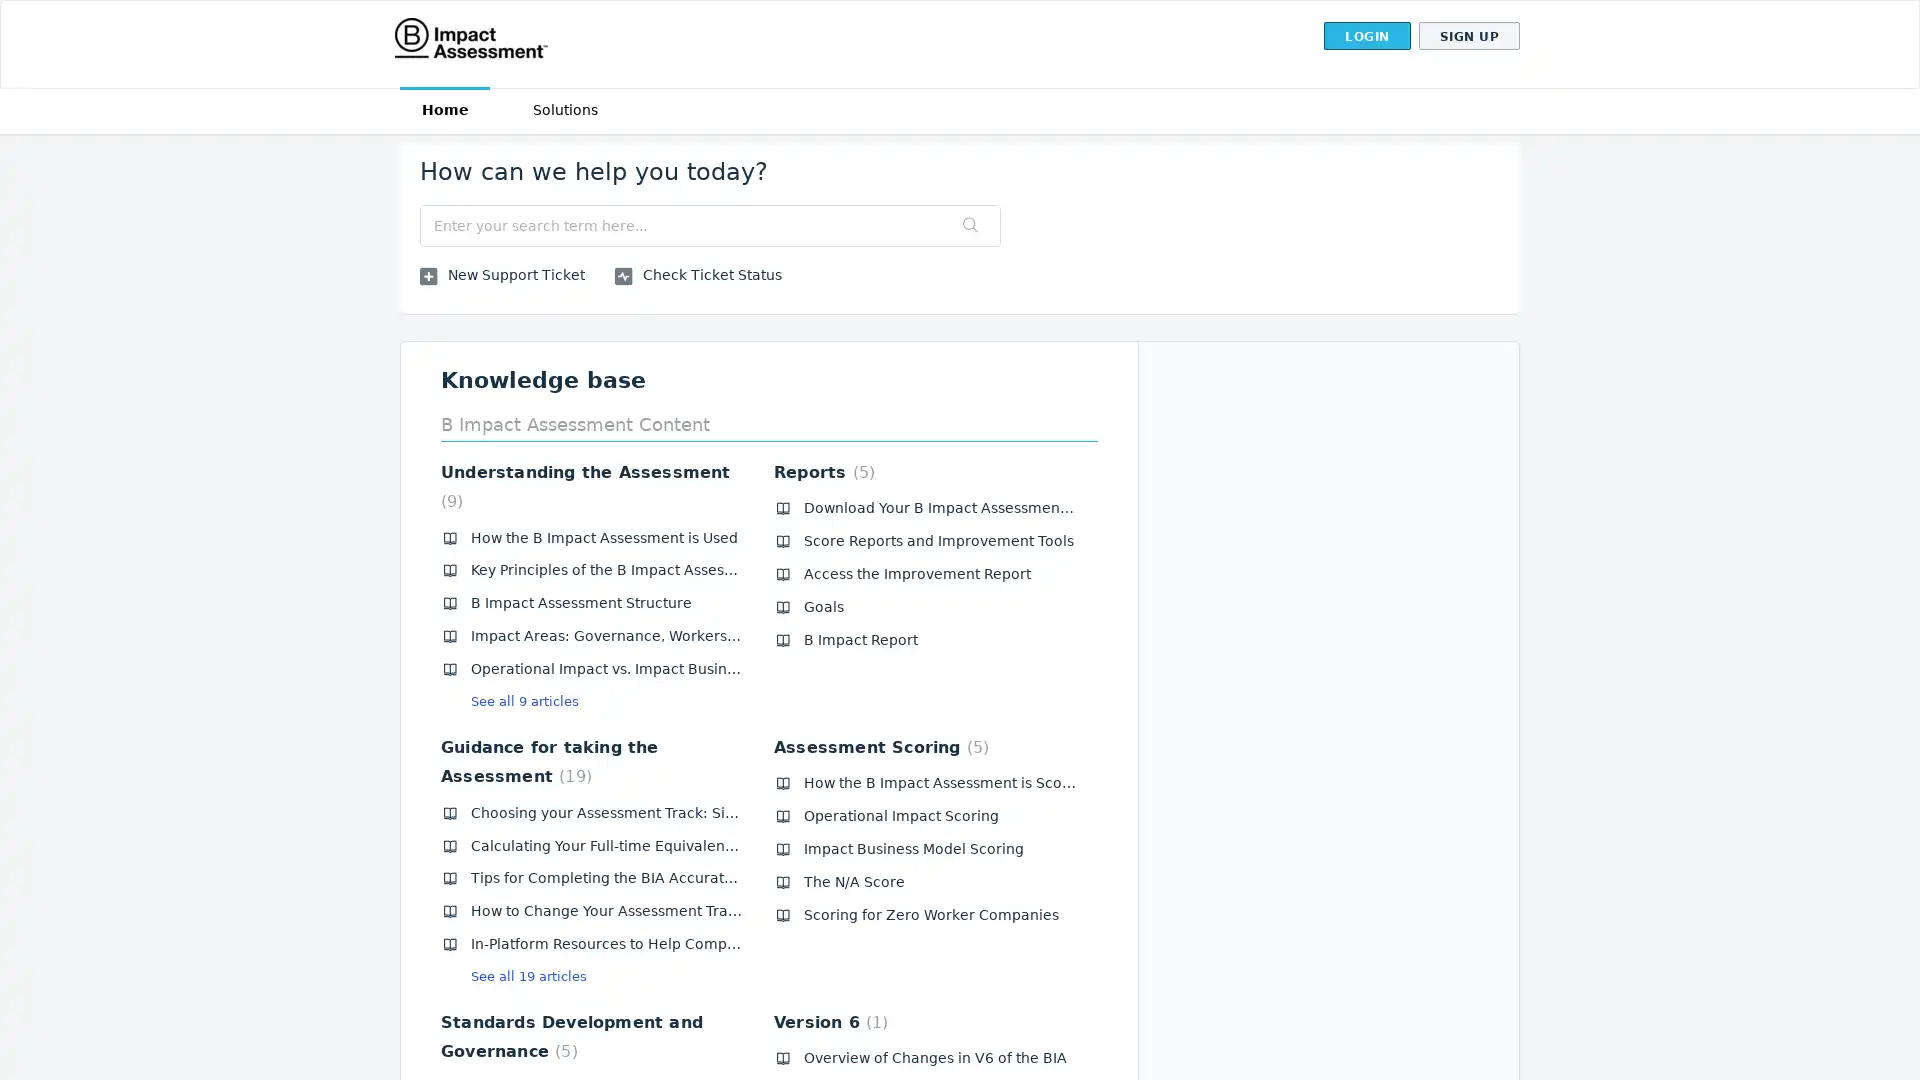 The height and width of the screenshot is (1080, 1920). What do you see at coordinates (969, 225) in the screenshot?
I see `Search` at bounding box center [969, 225].